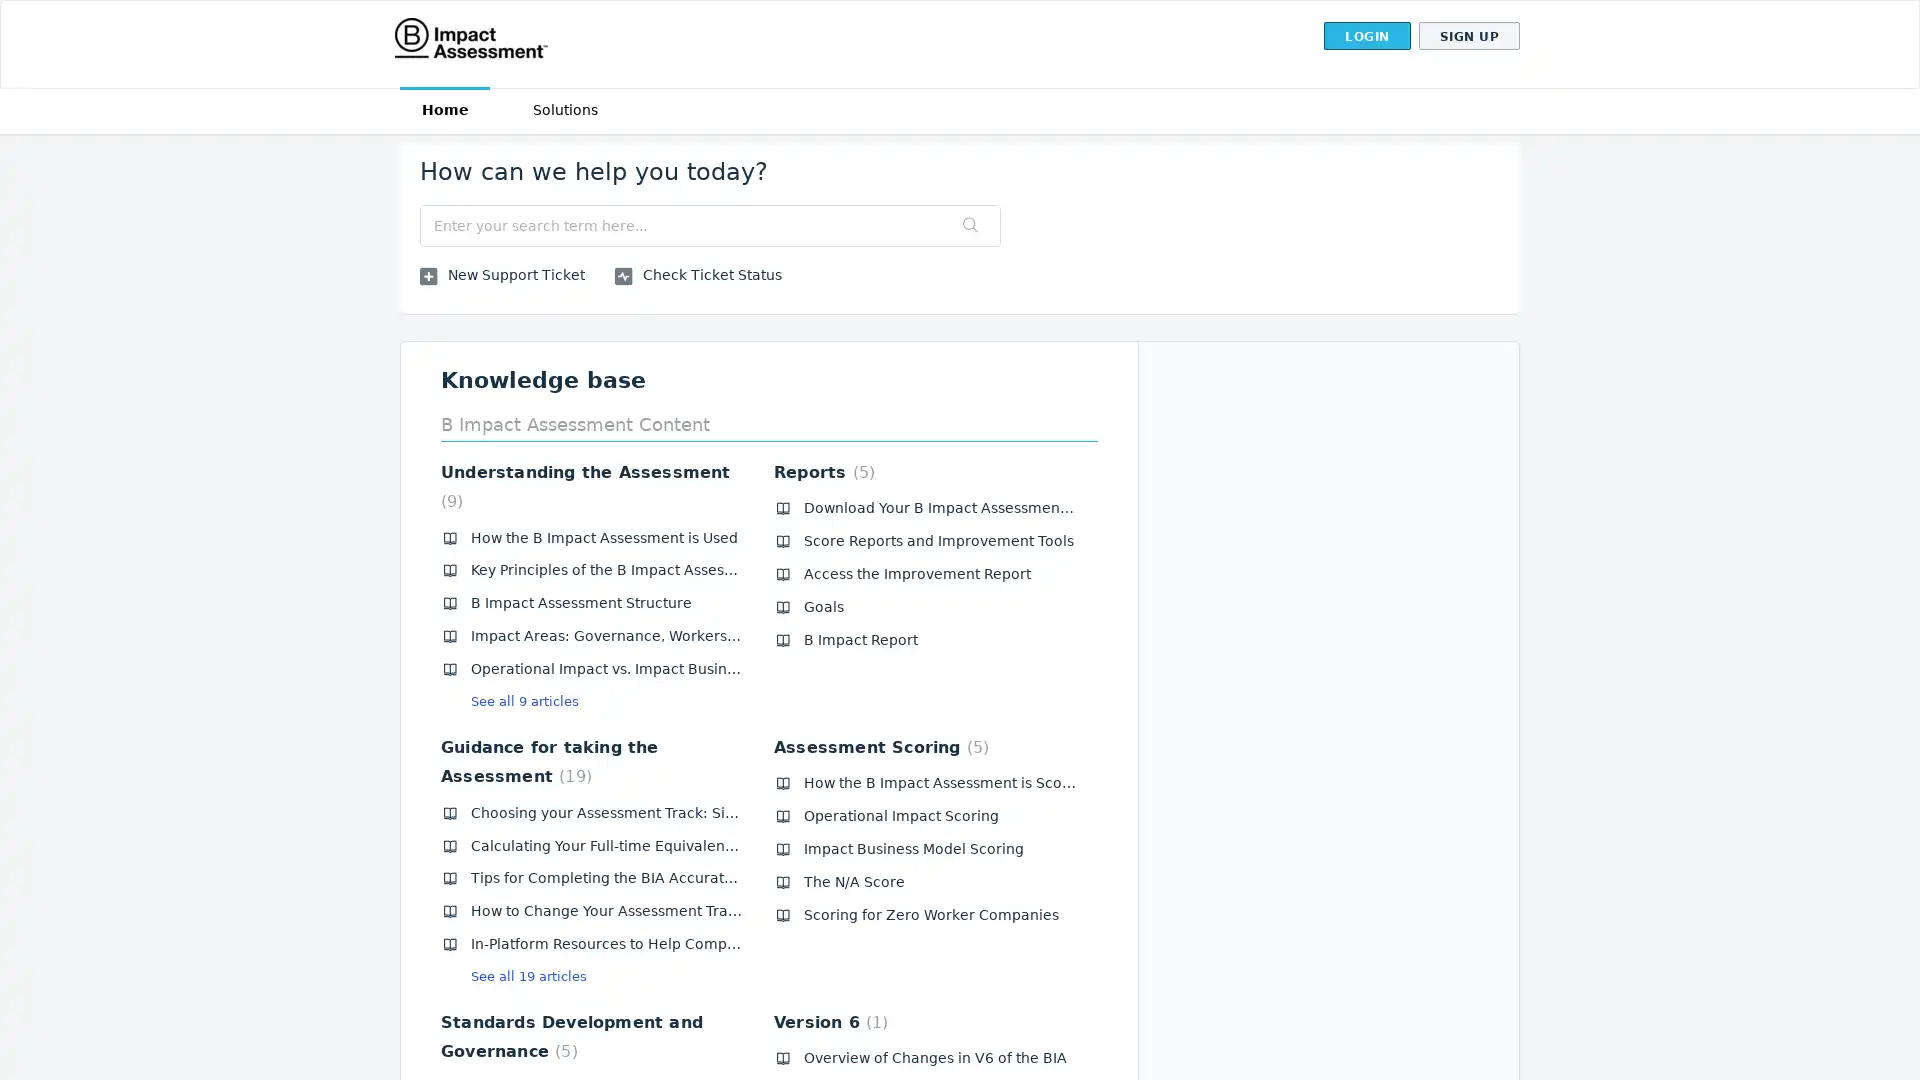 The height and width of the screenshot is (1080, 1920). What do you see at coordinates (969, 225) in the screenshot?
I see `Search` at bounding box center [969, 225].